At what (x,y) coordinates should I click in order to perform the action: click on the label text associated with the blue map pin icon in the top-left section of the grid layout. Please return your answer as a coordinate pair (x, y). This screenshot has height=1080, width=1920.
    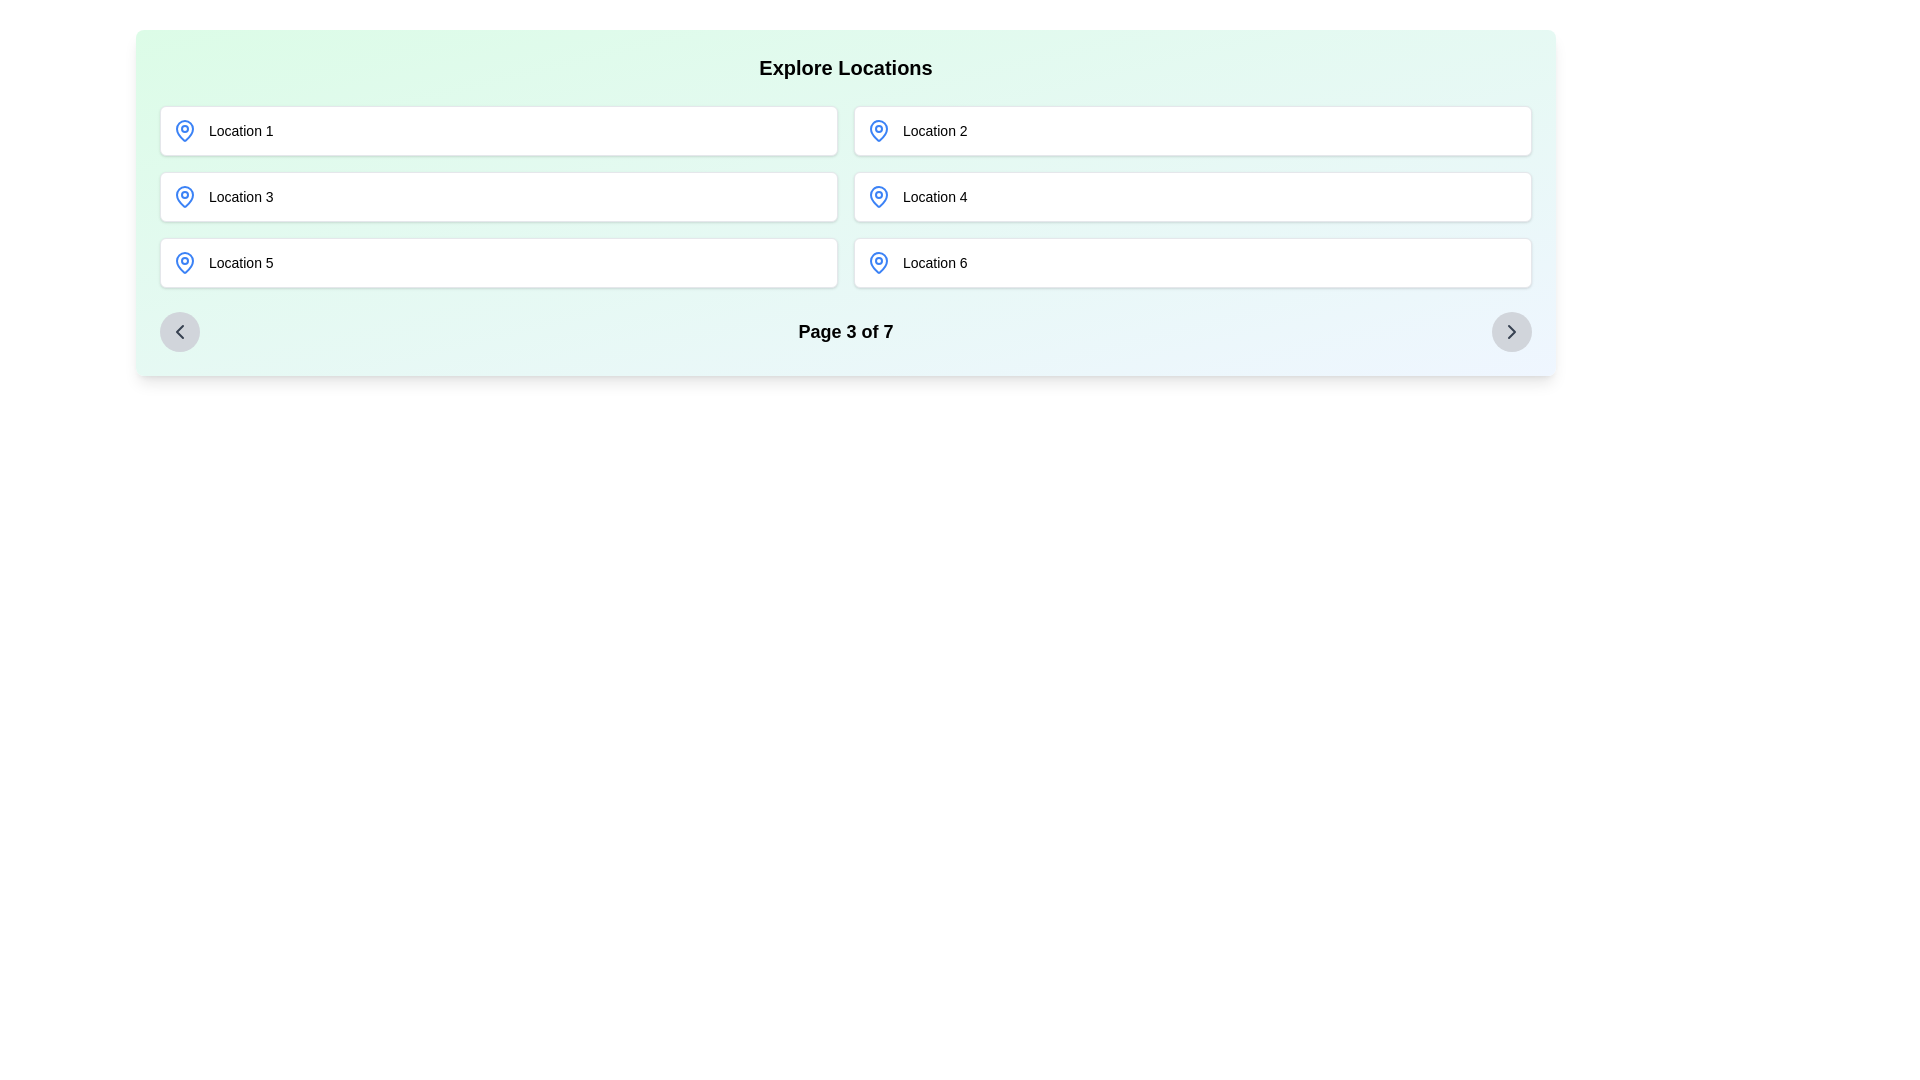
    Looking at the image, I should click on (240, 131).